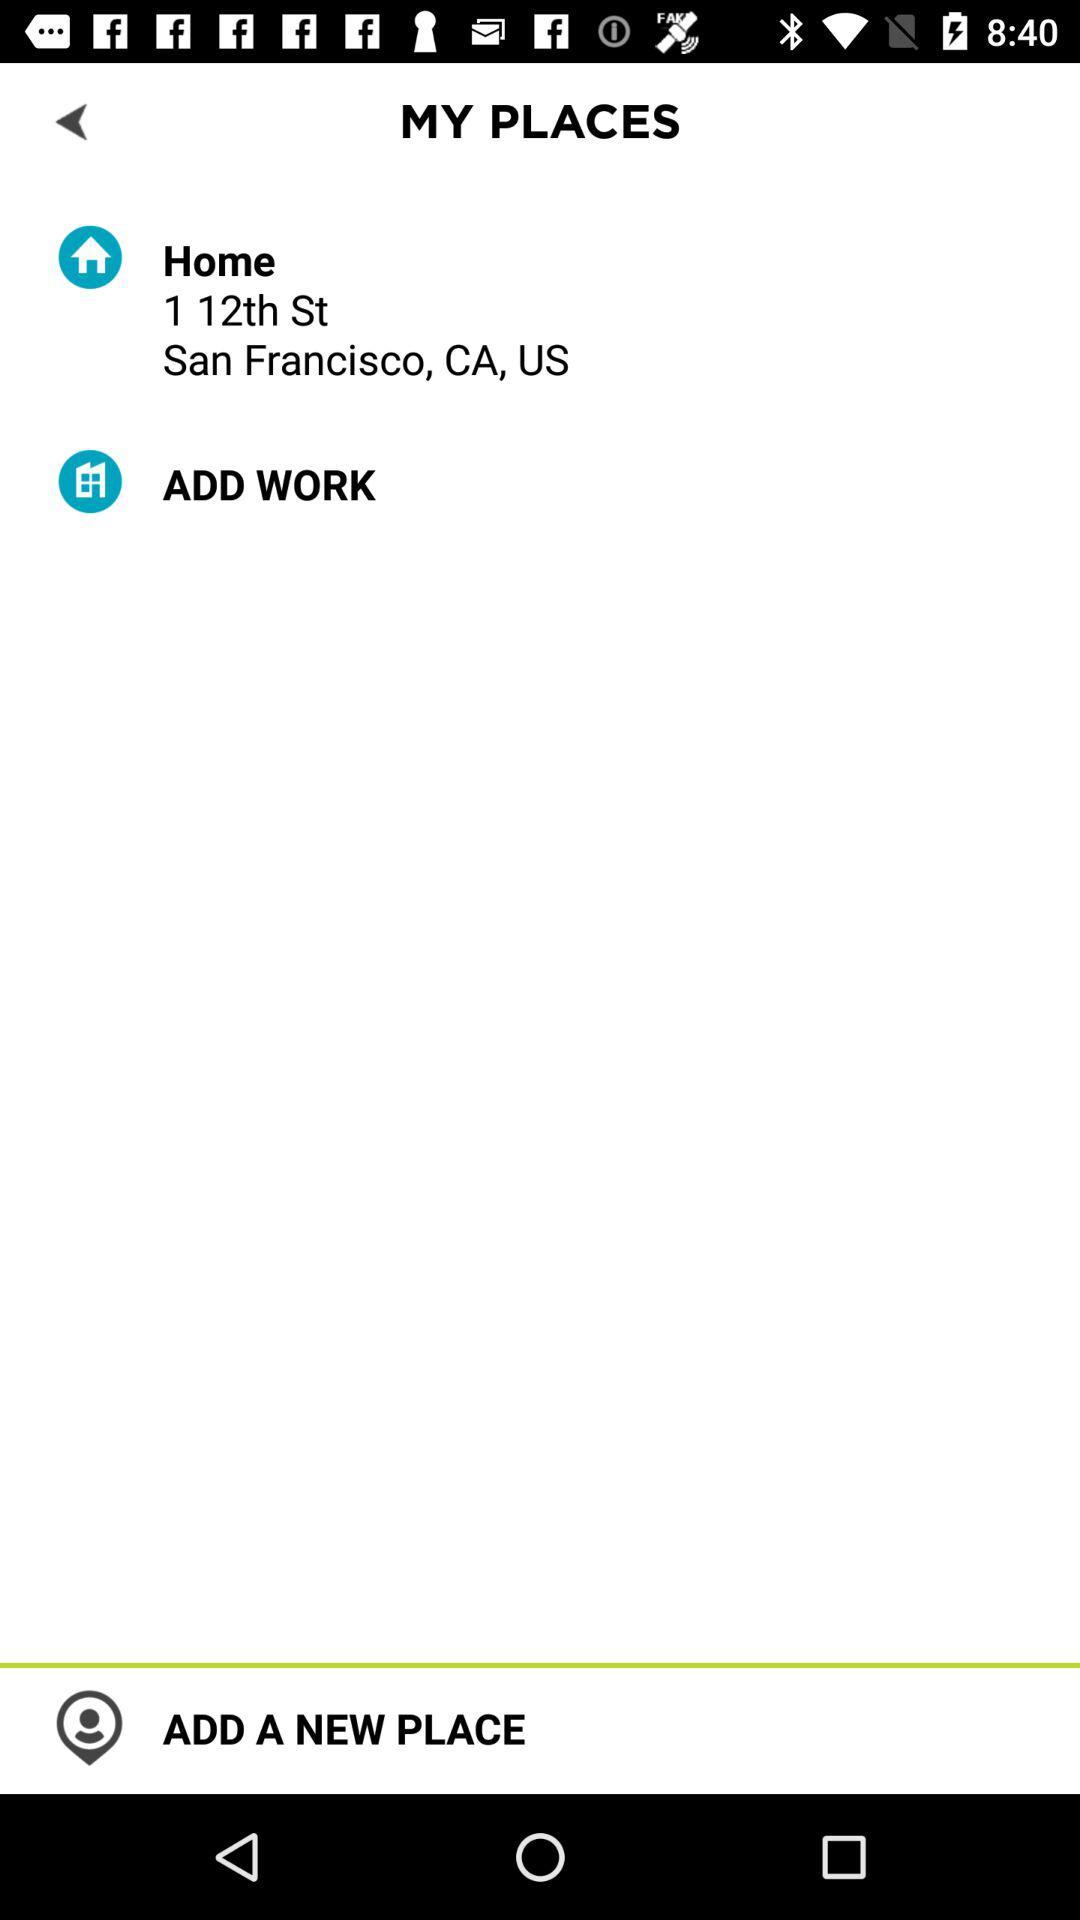 Image resolution: width=1080 pixels, height=1920 pixels. What do you see at coordinates (366, 307) in the screenshot?
I see `the icon below my places` at bounding box center [366, 307].